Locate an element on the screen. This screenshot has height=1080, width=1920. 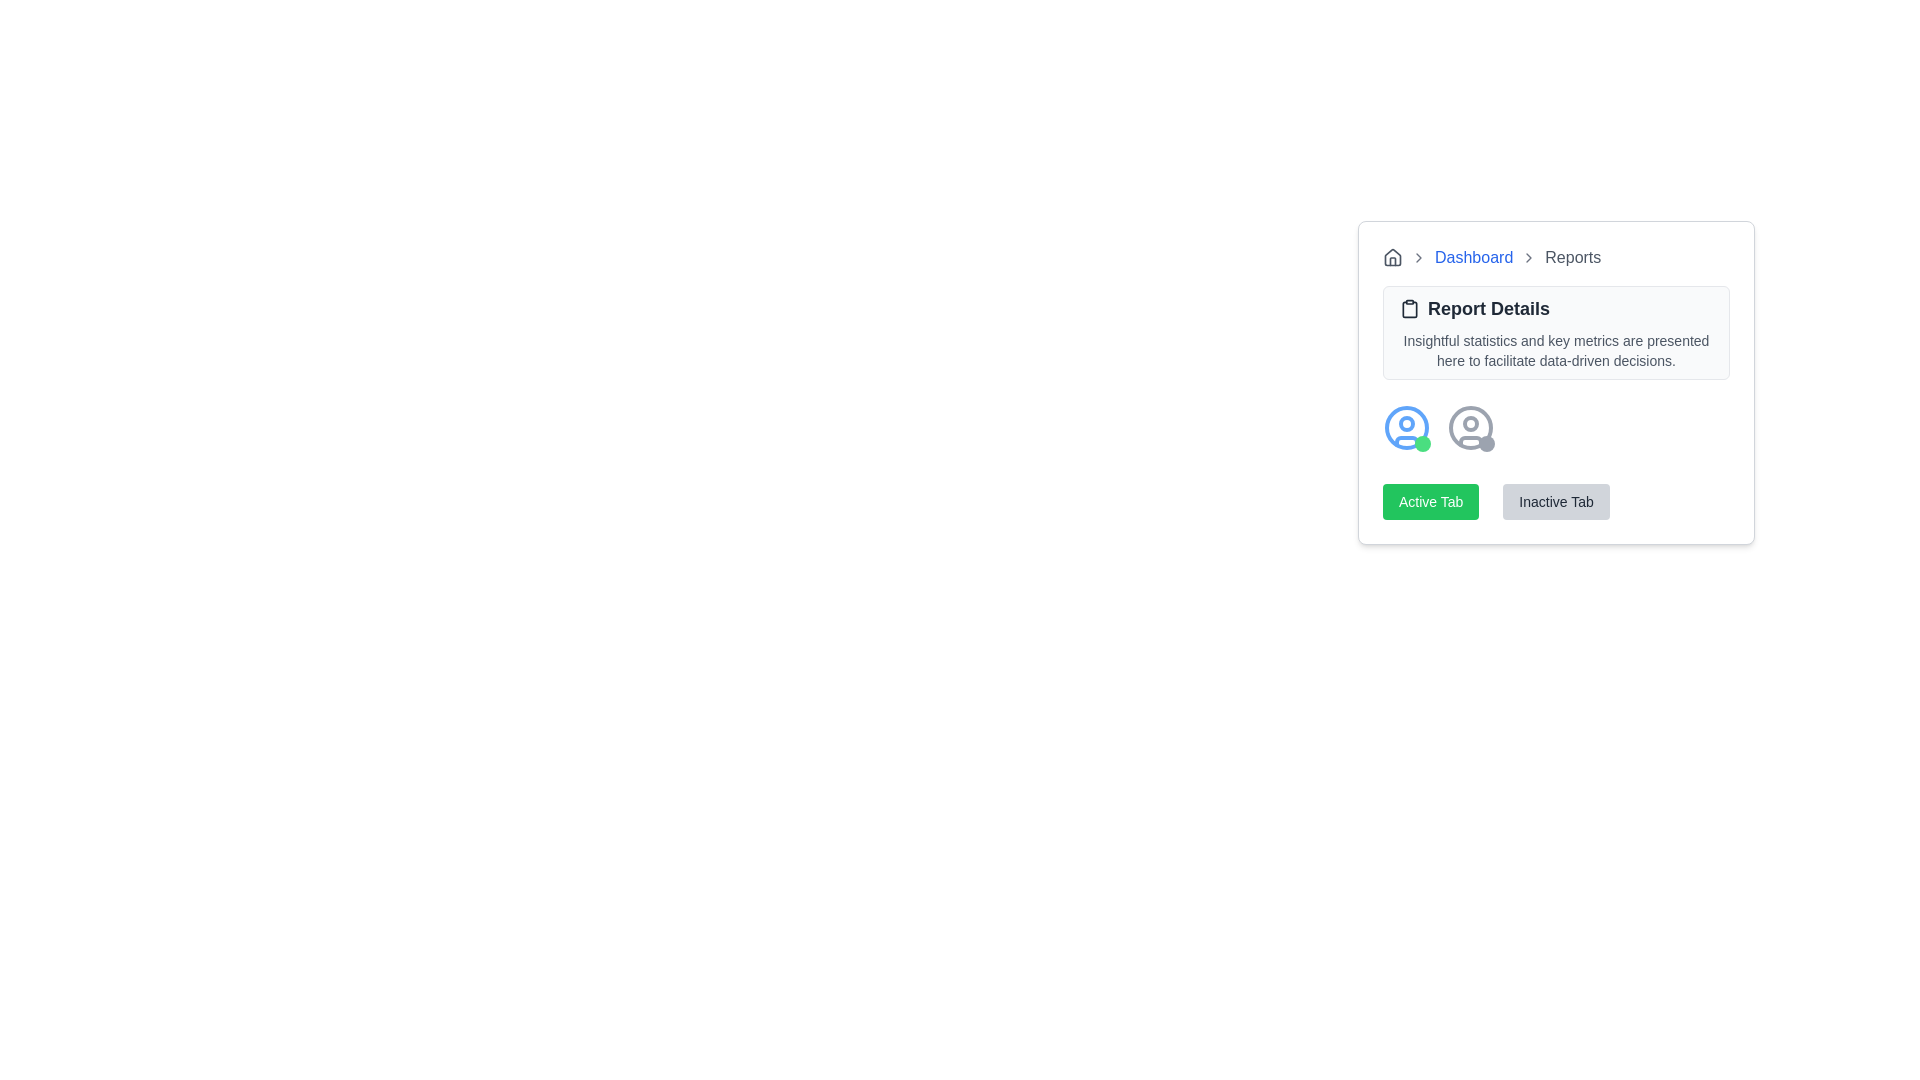
the 'Active Tab' button is located at coordinates (1430, 500).